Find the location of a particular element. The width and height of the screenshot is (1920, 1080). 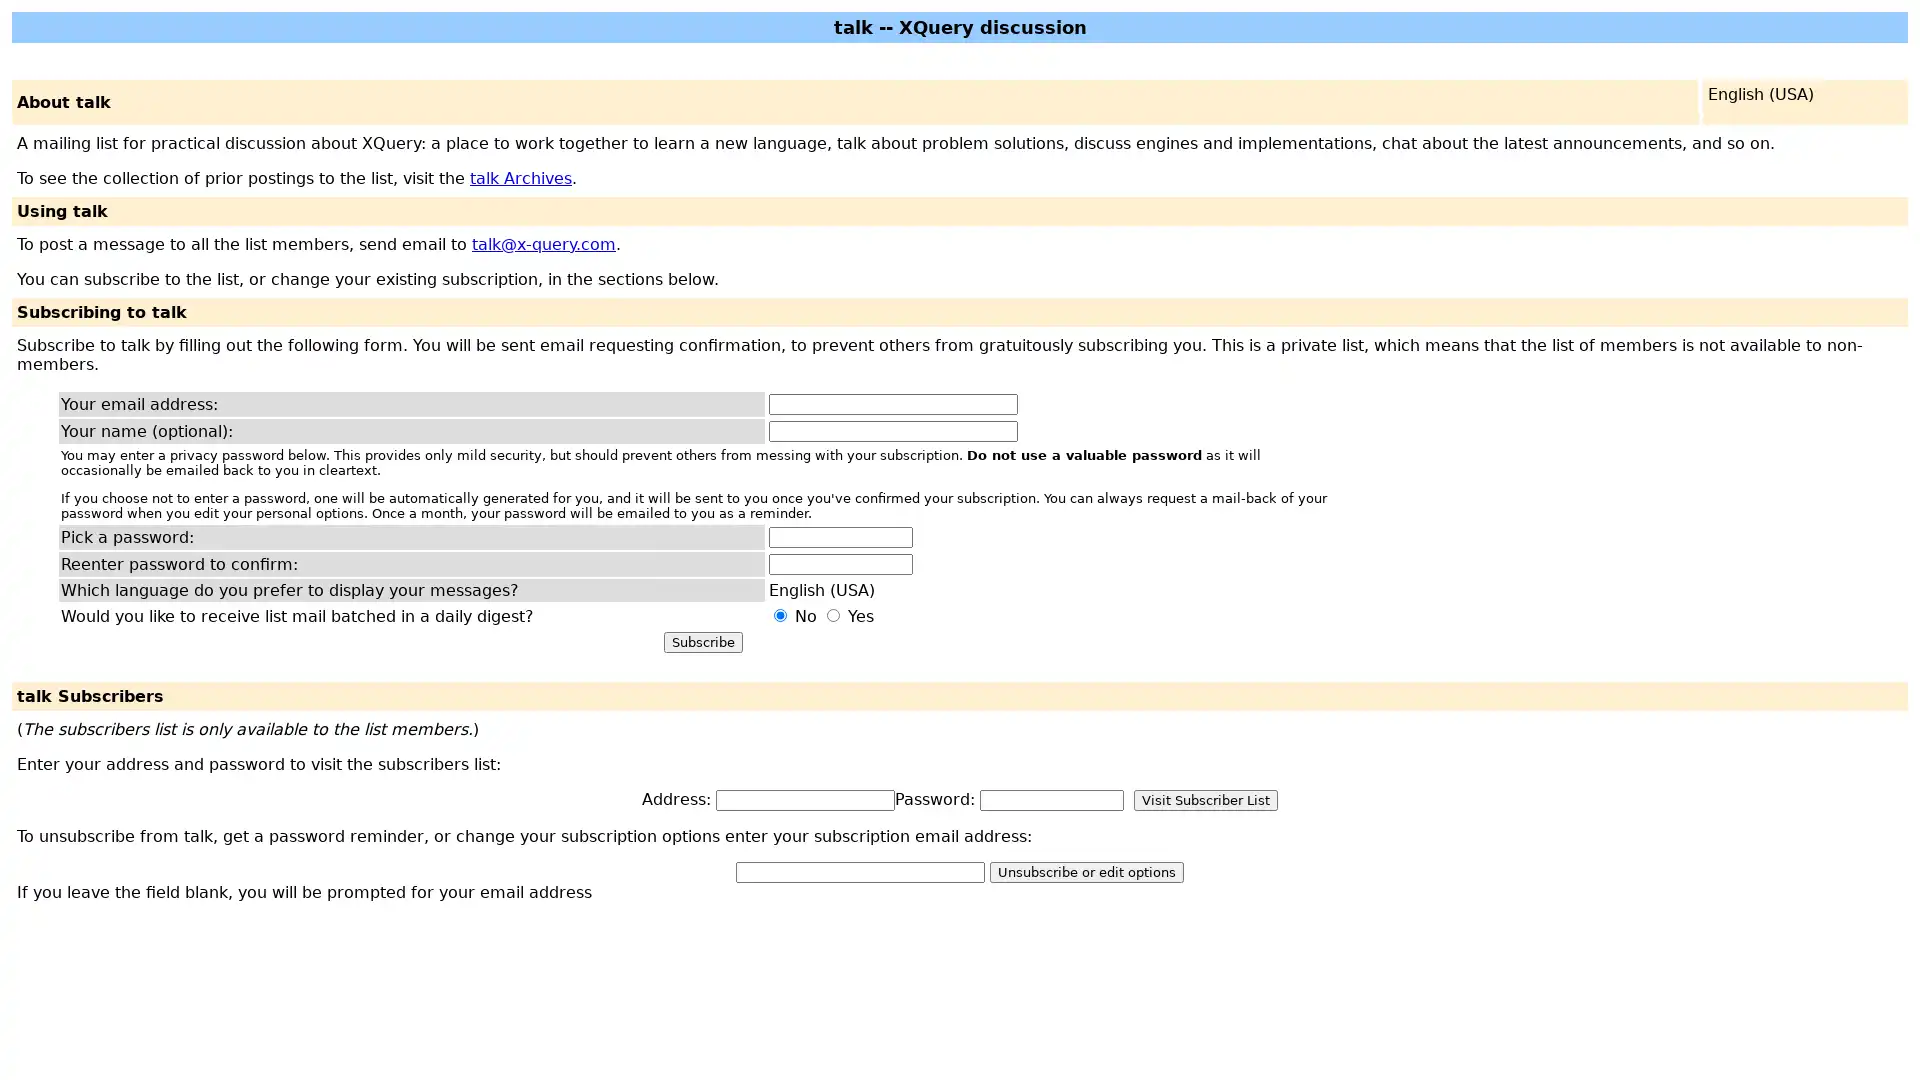

Unsubscribe or edit options is located at coordinates (1085, 871).